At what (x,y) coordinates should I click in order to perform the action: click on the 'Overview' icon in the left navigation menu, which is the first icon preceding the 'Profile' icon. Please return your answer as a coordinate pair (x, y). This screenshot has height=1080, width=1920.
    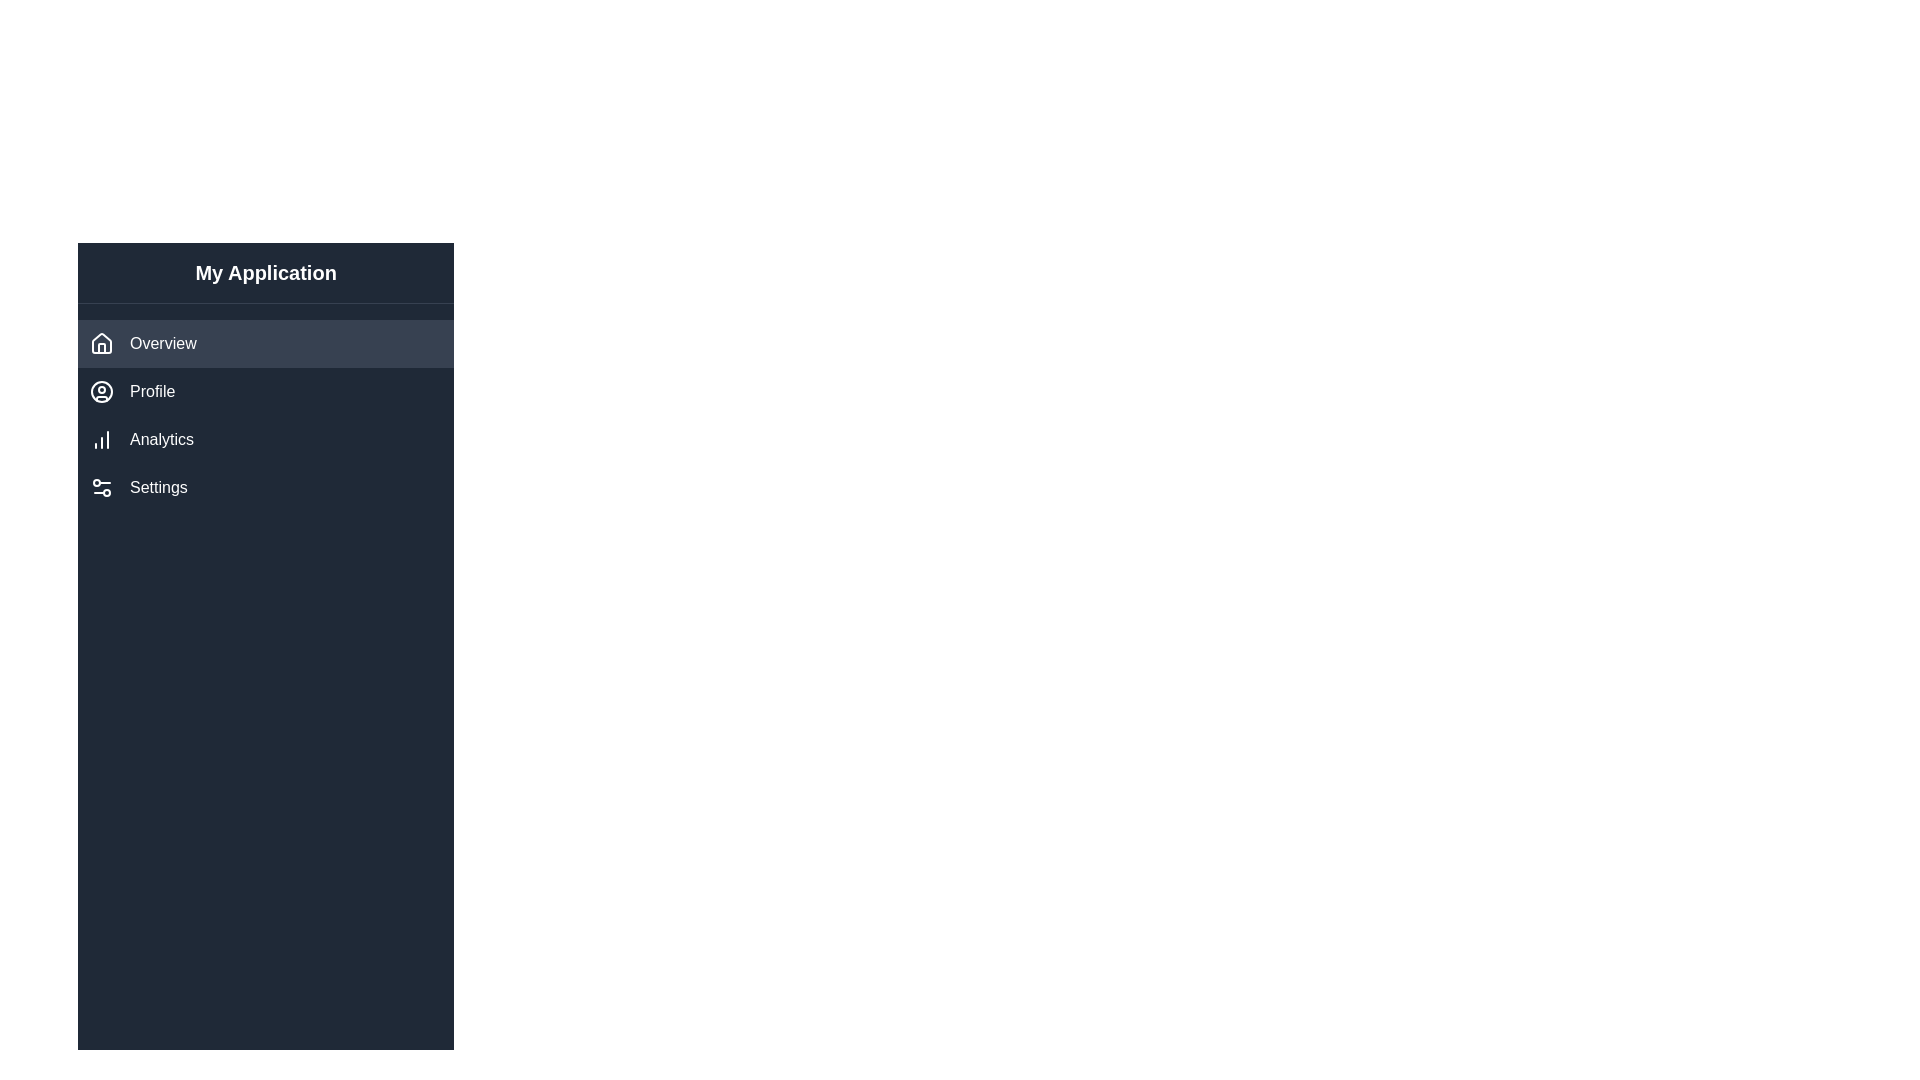
    Looking at the image, I should click on (100, 342).